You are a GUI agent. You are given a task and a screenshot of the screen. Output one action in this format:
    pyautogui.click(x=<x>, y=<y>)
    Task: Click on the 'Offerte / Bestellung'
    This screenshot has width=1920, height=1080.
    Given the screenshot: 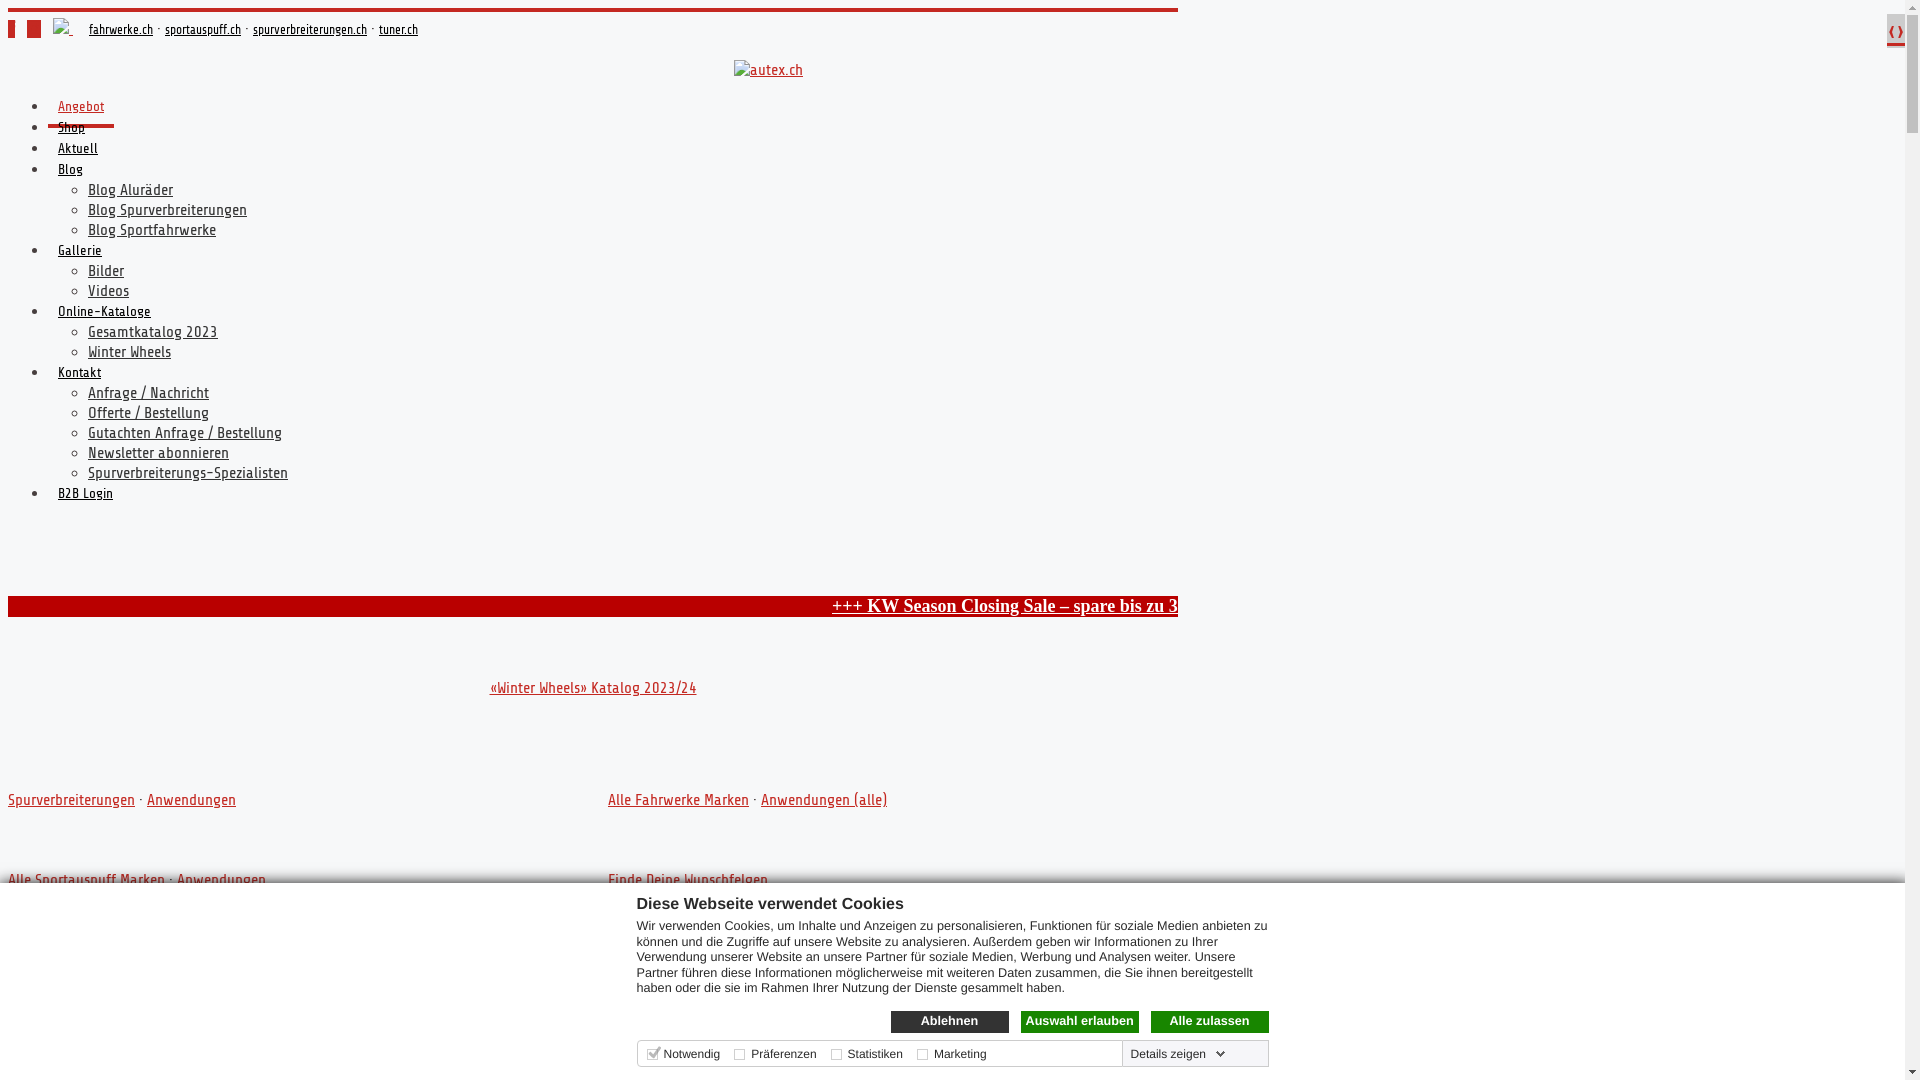 What is the action you would take?
    pyautogui.click(x=147, y=411)
    